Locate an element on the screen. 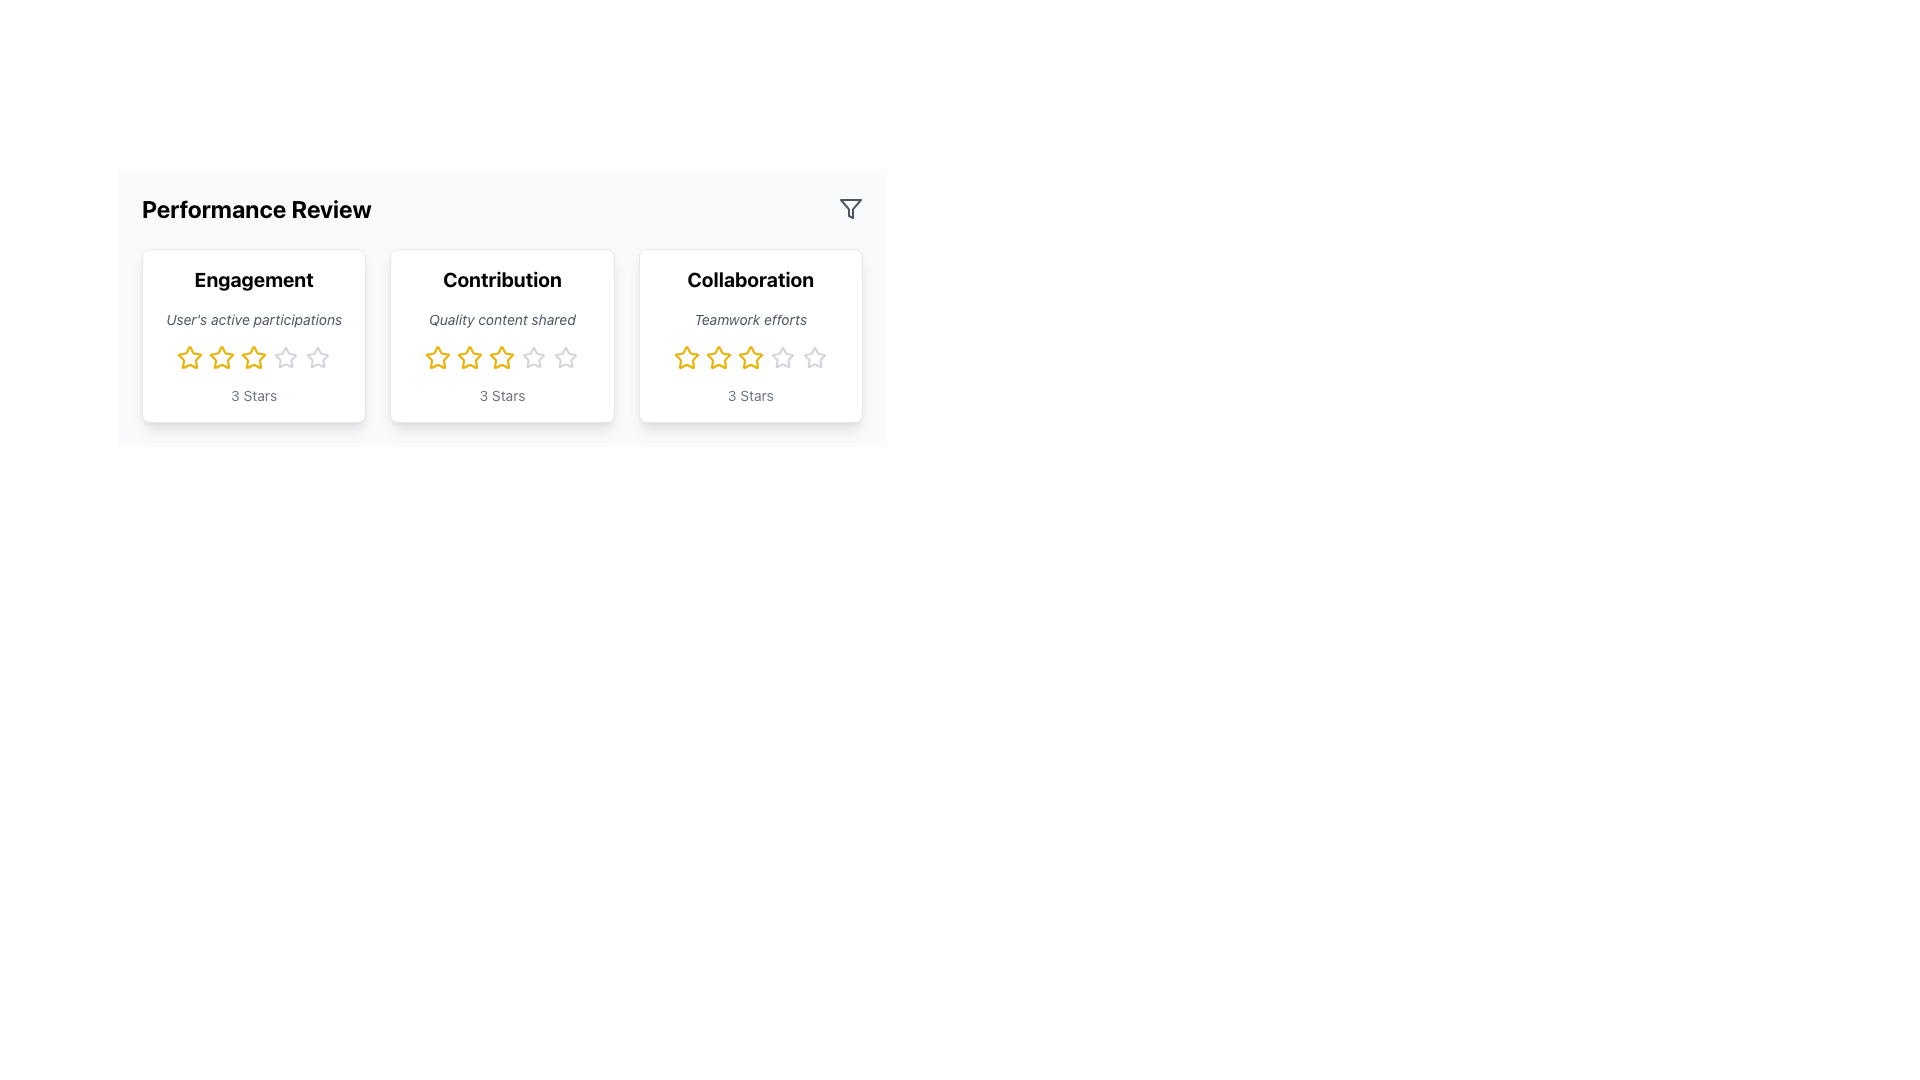 The height and width of the screenshot is (1080, 1920). the second star icon in the rating system under the 'Collaboration' category of the 'Performance Review' section is located at coordinates (718, 356).